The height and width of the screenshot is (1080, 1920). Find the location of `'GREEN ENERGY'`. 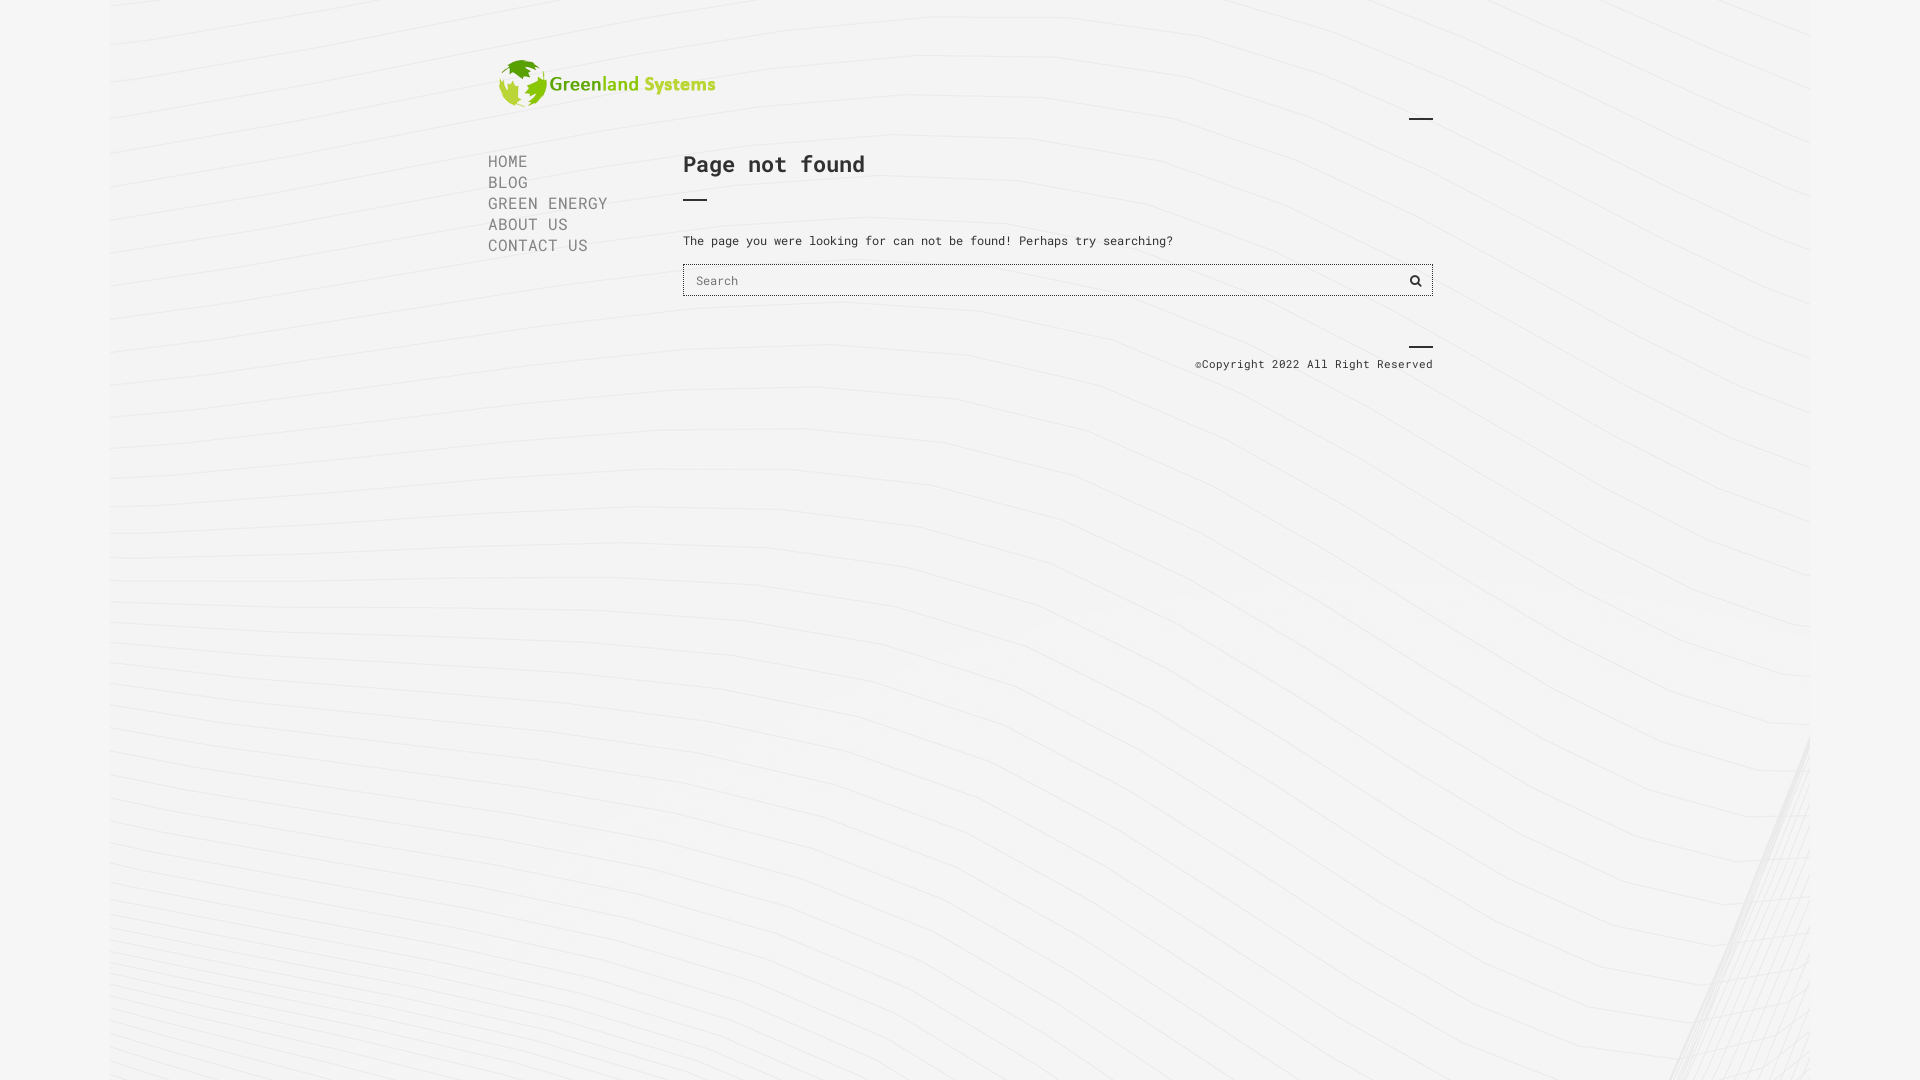

'GREEN ENERGY' is located at coordinates (569, 202).